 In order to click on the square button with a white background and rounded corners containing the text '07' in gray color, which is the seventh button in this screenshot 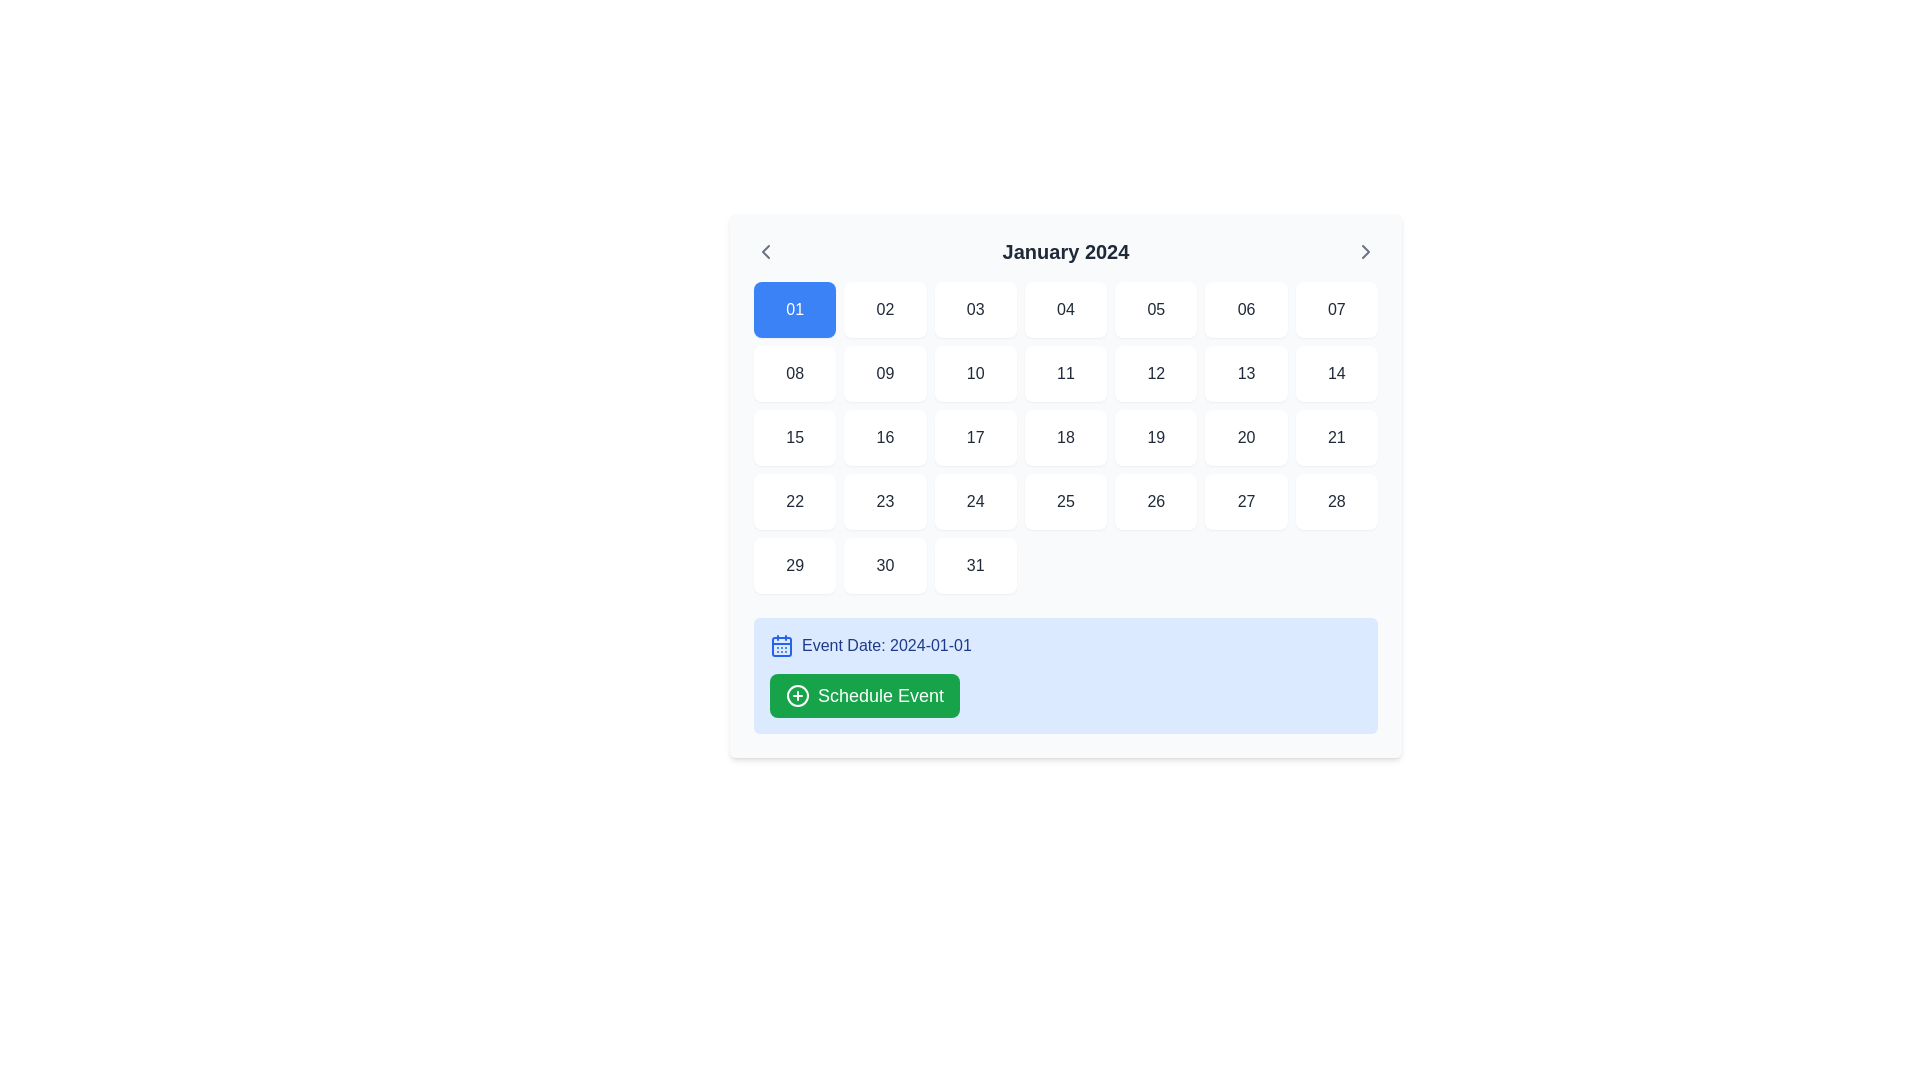, I will do `click(1336, 309)`.